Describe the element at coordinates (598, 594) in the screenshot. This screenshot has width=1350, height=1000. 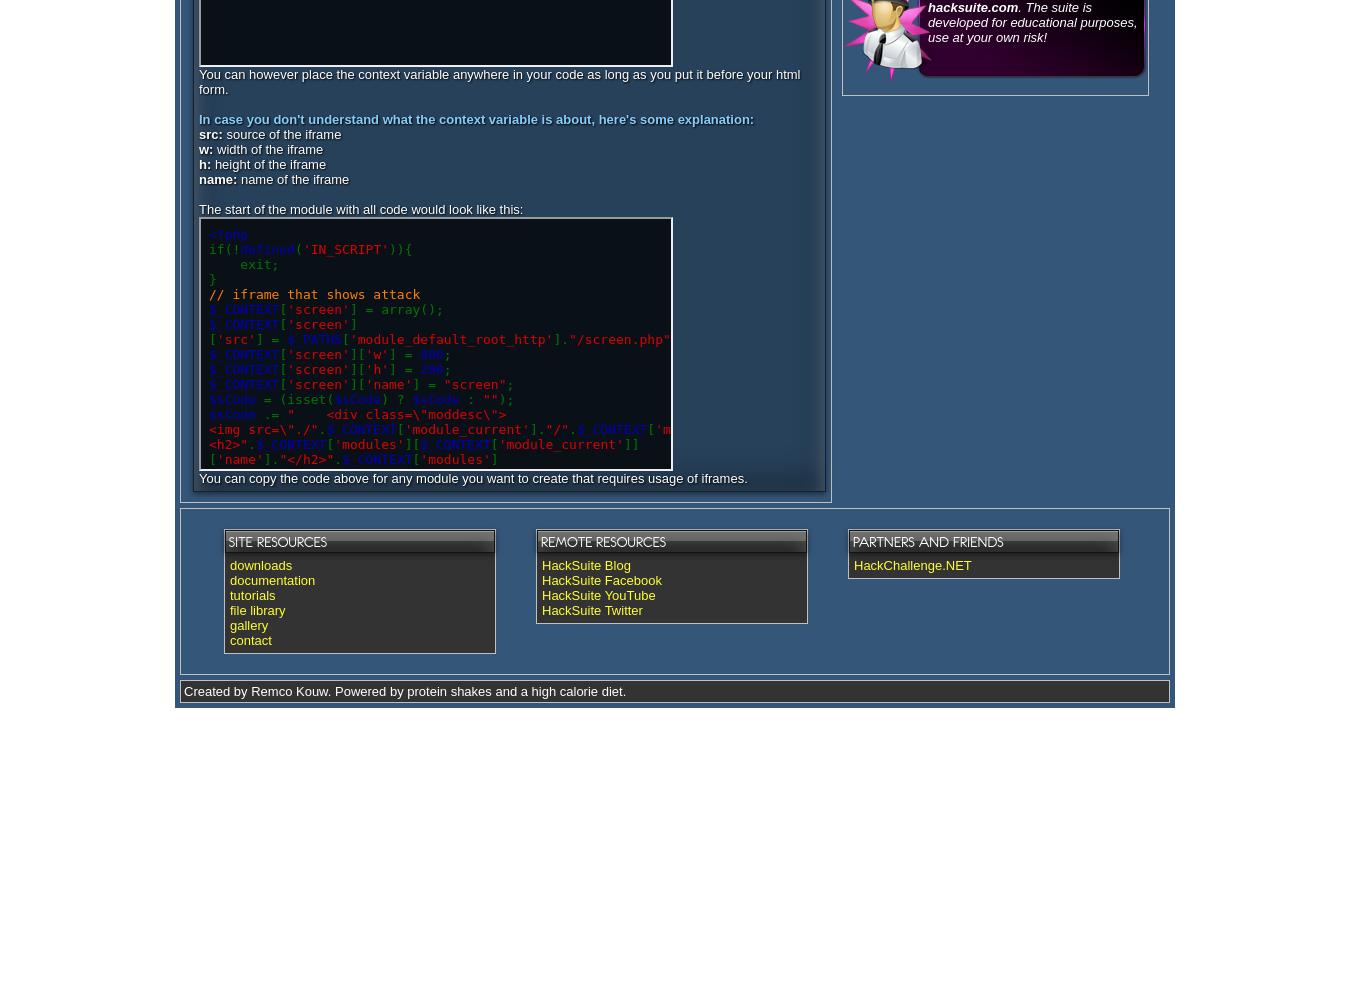
I see `'HackSuite YouTube'` at that location.